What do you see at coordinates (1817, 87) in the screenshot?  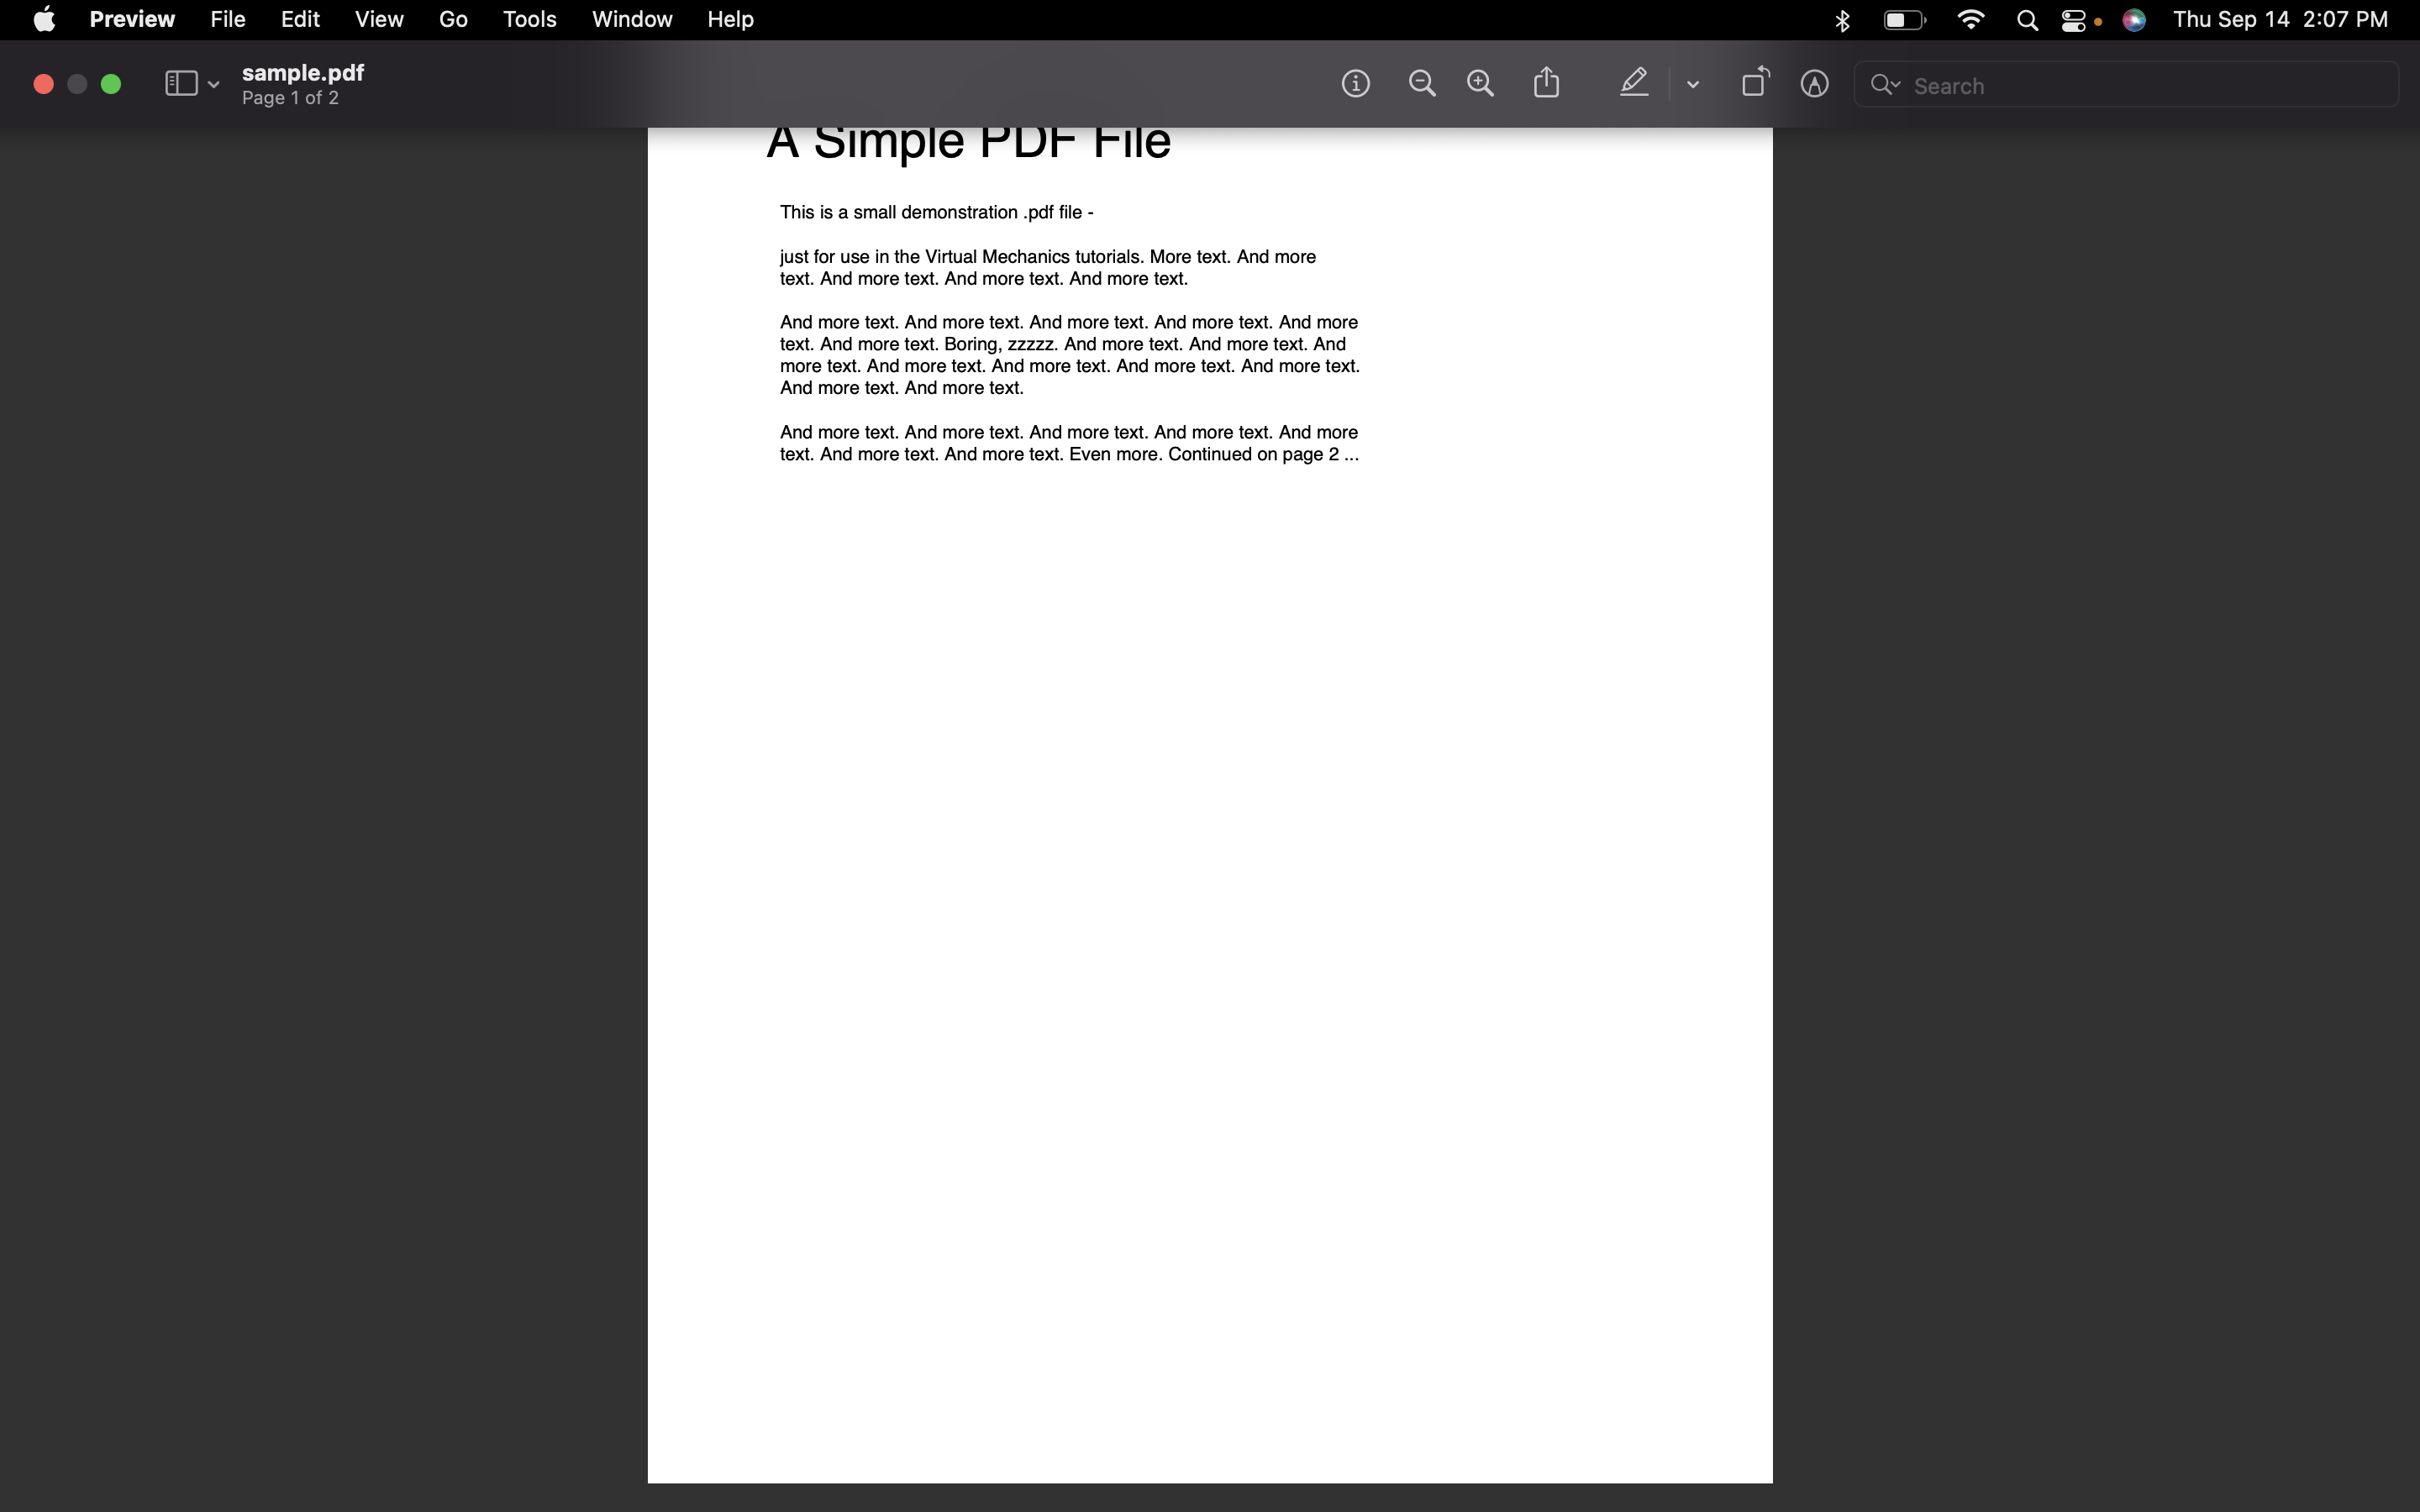 I see `Actuate the markup toolbar` at bounding box center [1817, 87].